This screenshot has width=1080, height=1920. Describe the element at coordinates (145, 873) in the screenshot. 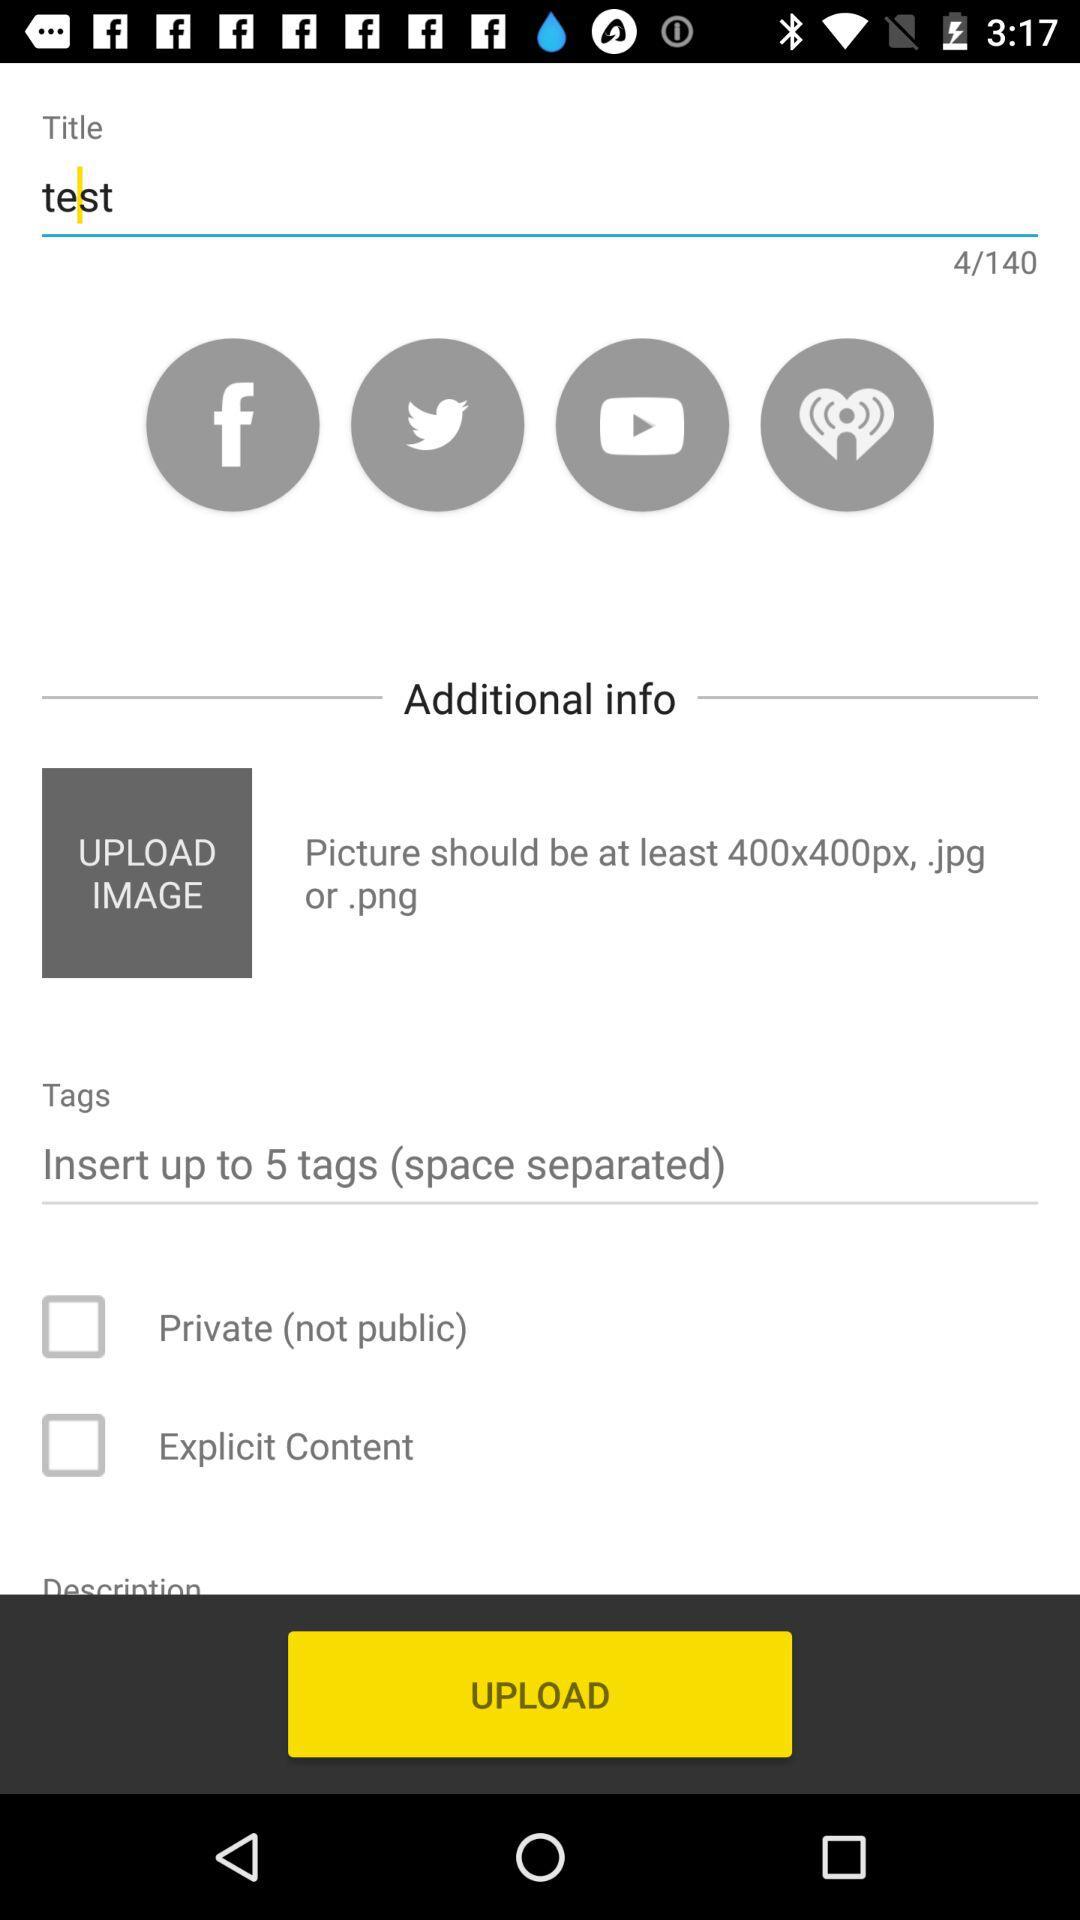

I see `the upload image` at that location.